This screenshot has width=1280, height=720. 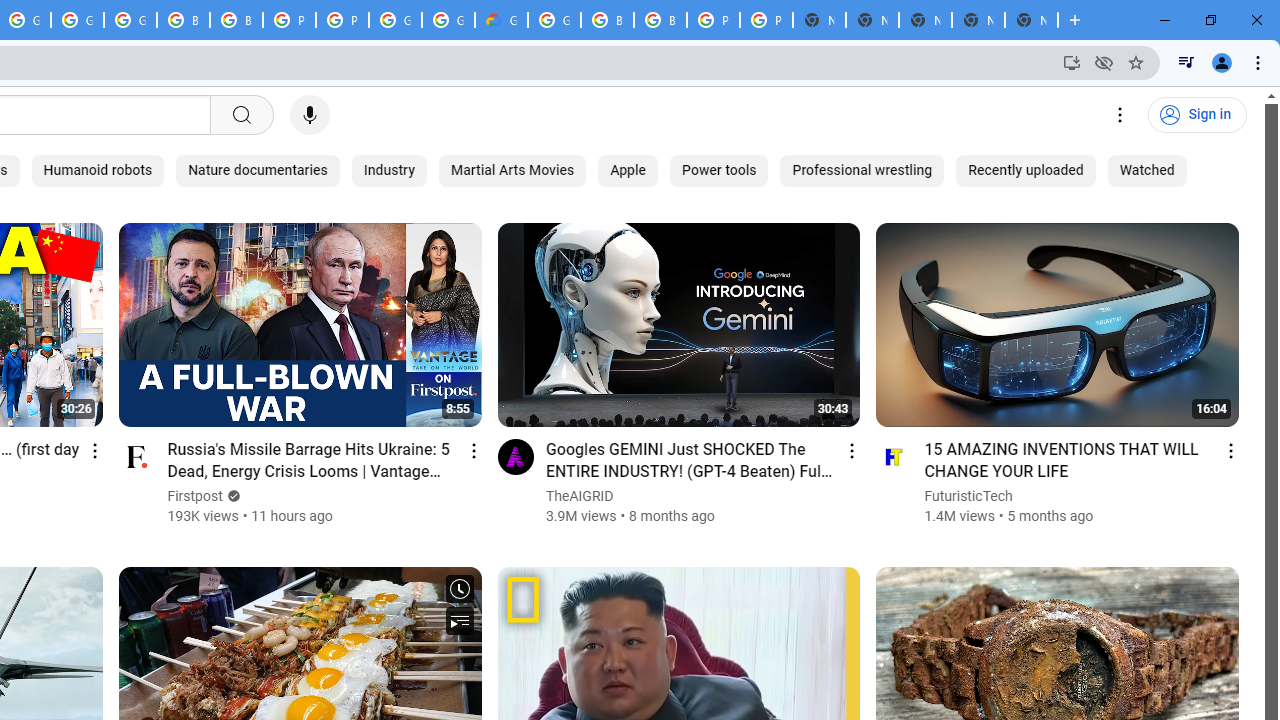 I want to click on 'Professional wrestling', so click(x=862, y=170).